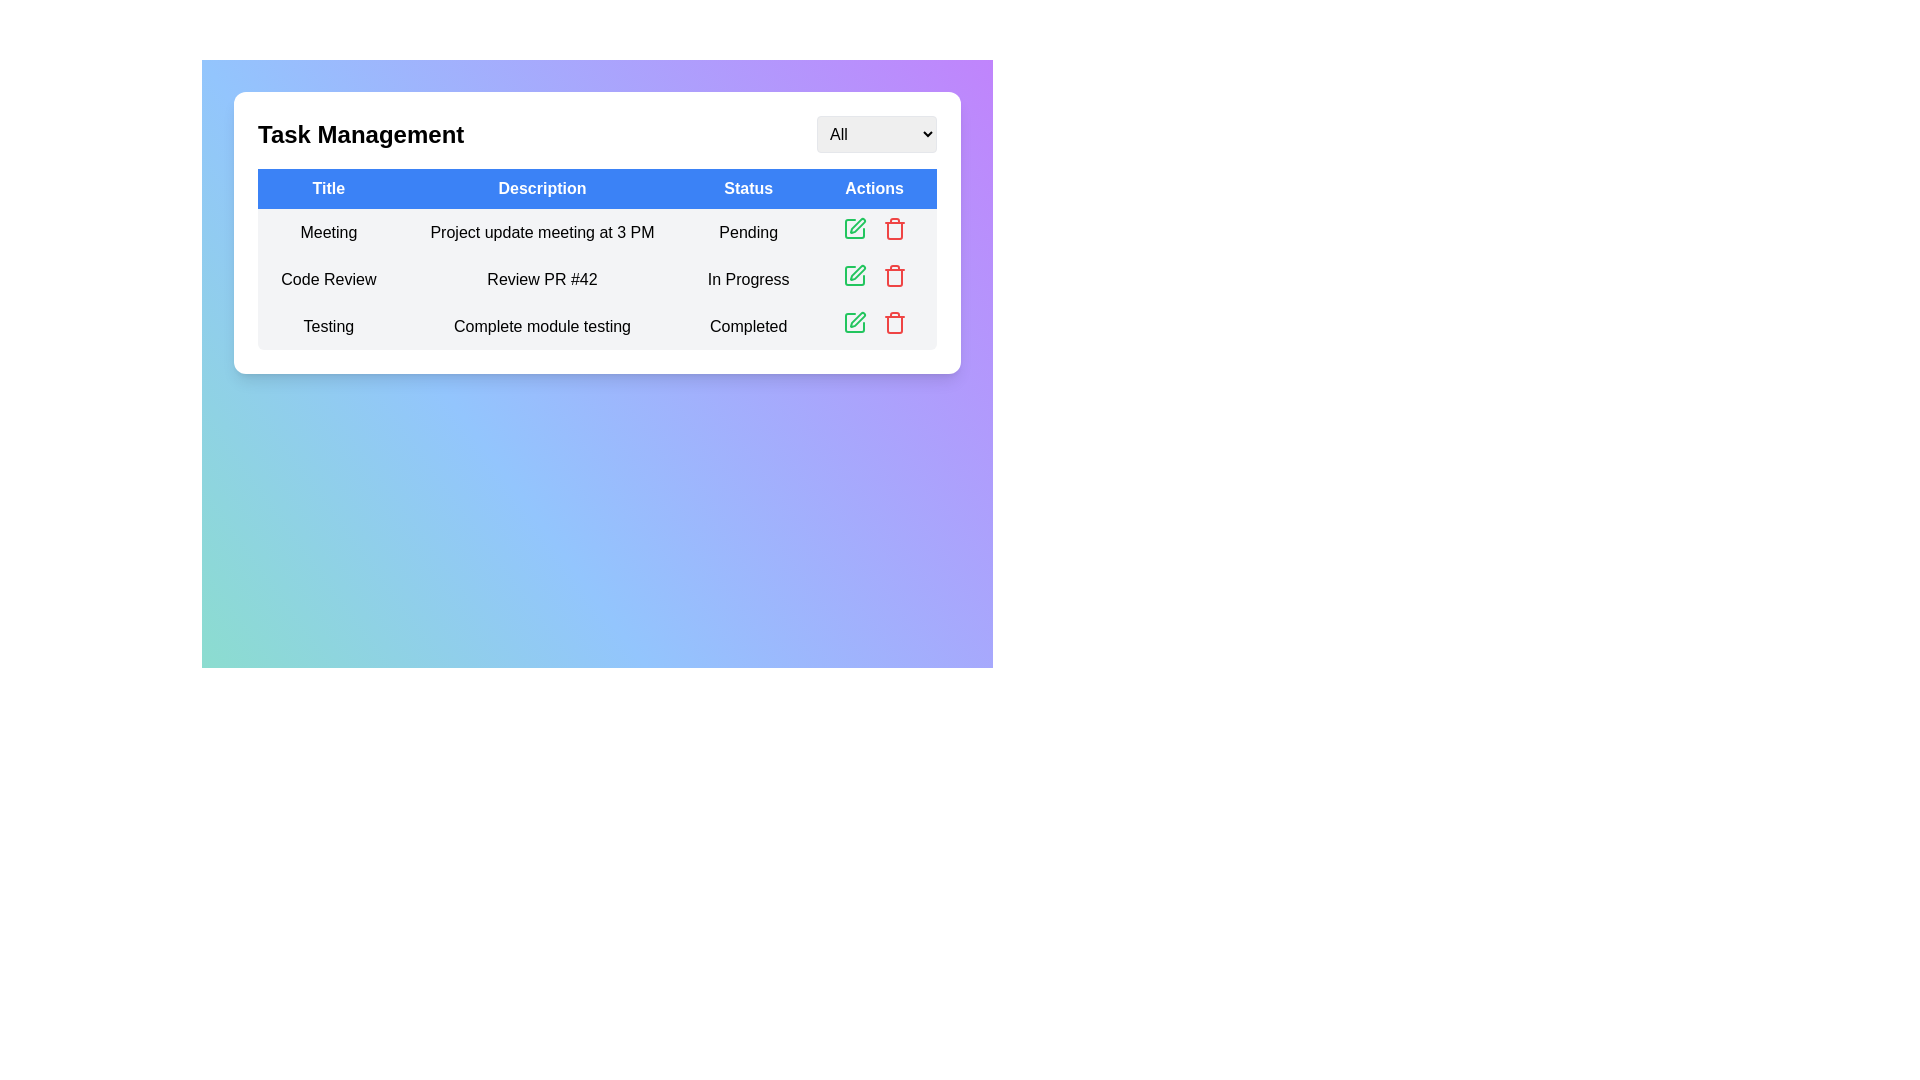  What do you see at coordinates (596, 325) in the screenshot?
I see `the third row of the tabular interface that contains the text 'Testing', 'Complete module testing', and 'Completed'` at bounding box center [596, 325].